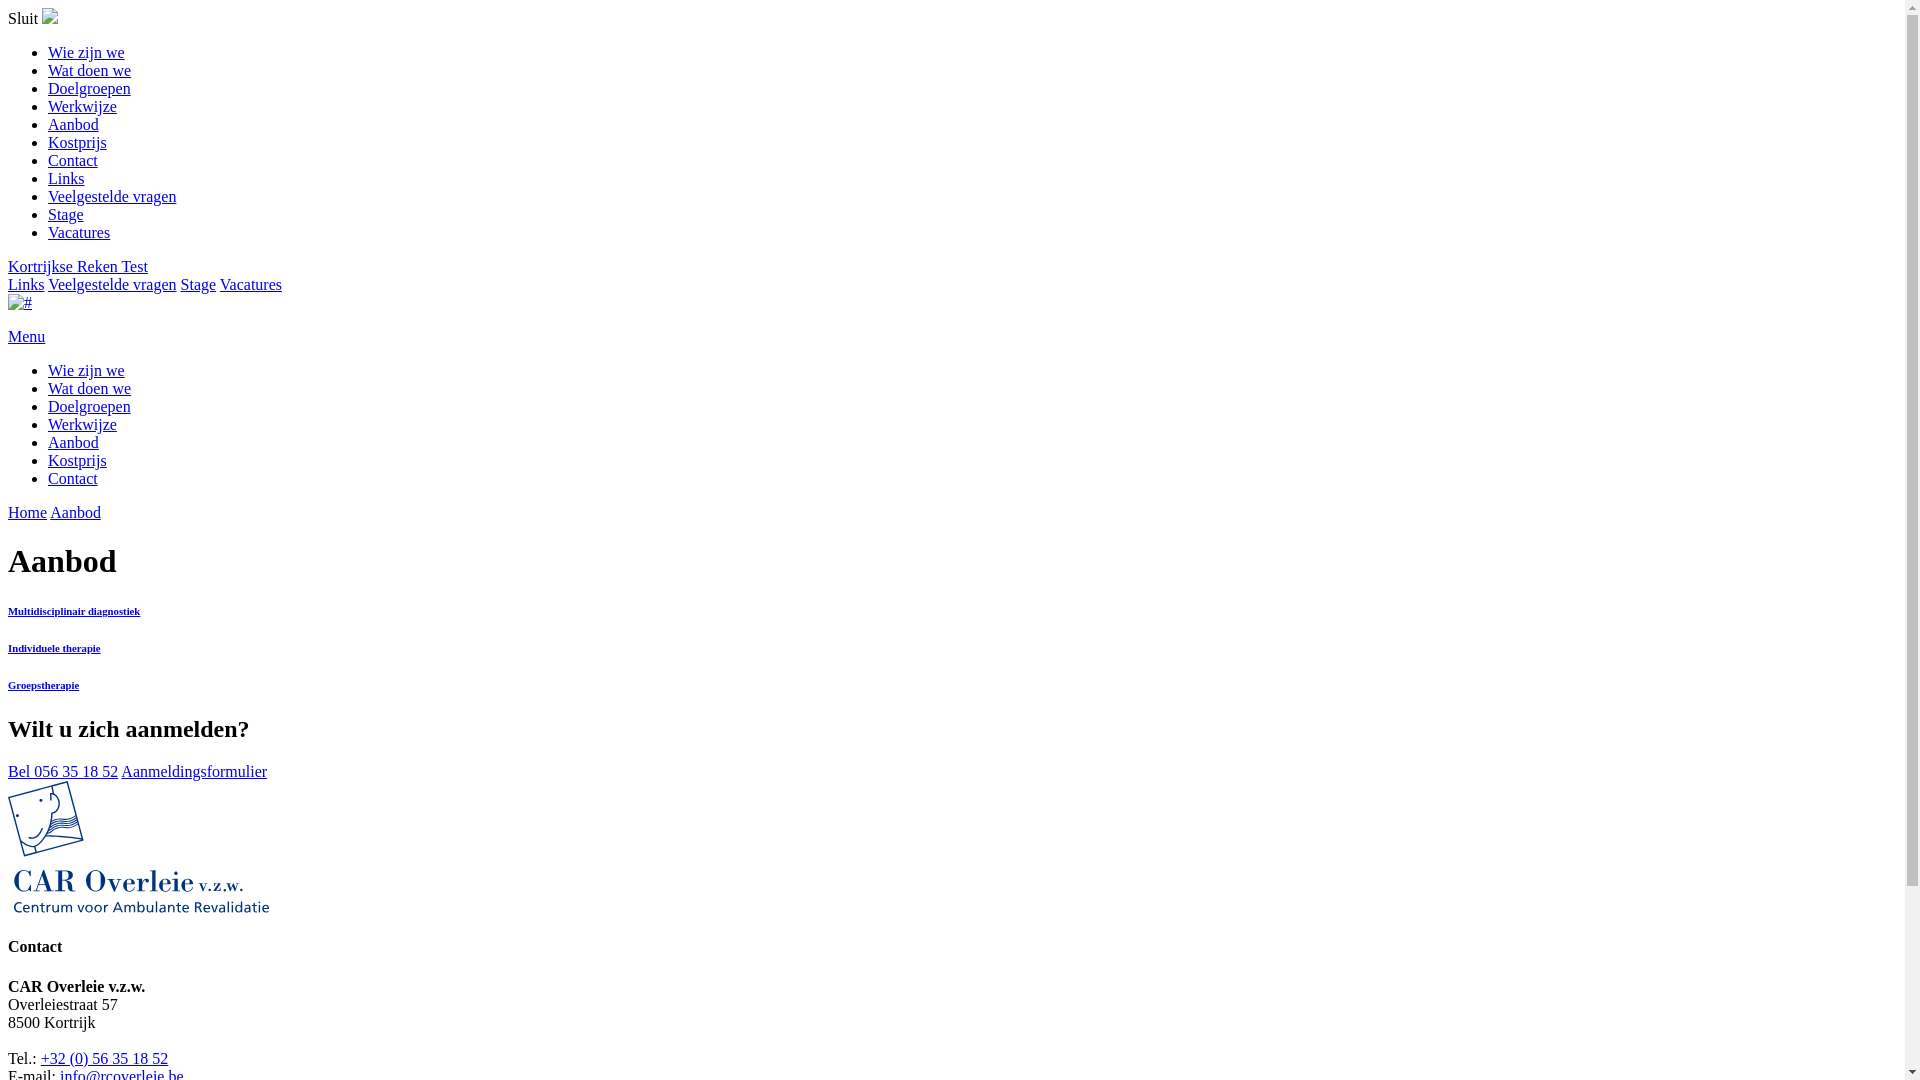  Describe the element at coordinates (62, 770) in the screenshot. I see `'Bel 056 35 18 52'` at that location.